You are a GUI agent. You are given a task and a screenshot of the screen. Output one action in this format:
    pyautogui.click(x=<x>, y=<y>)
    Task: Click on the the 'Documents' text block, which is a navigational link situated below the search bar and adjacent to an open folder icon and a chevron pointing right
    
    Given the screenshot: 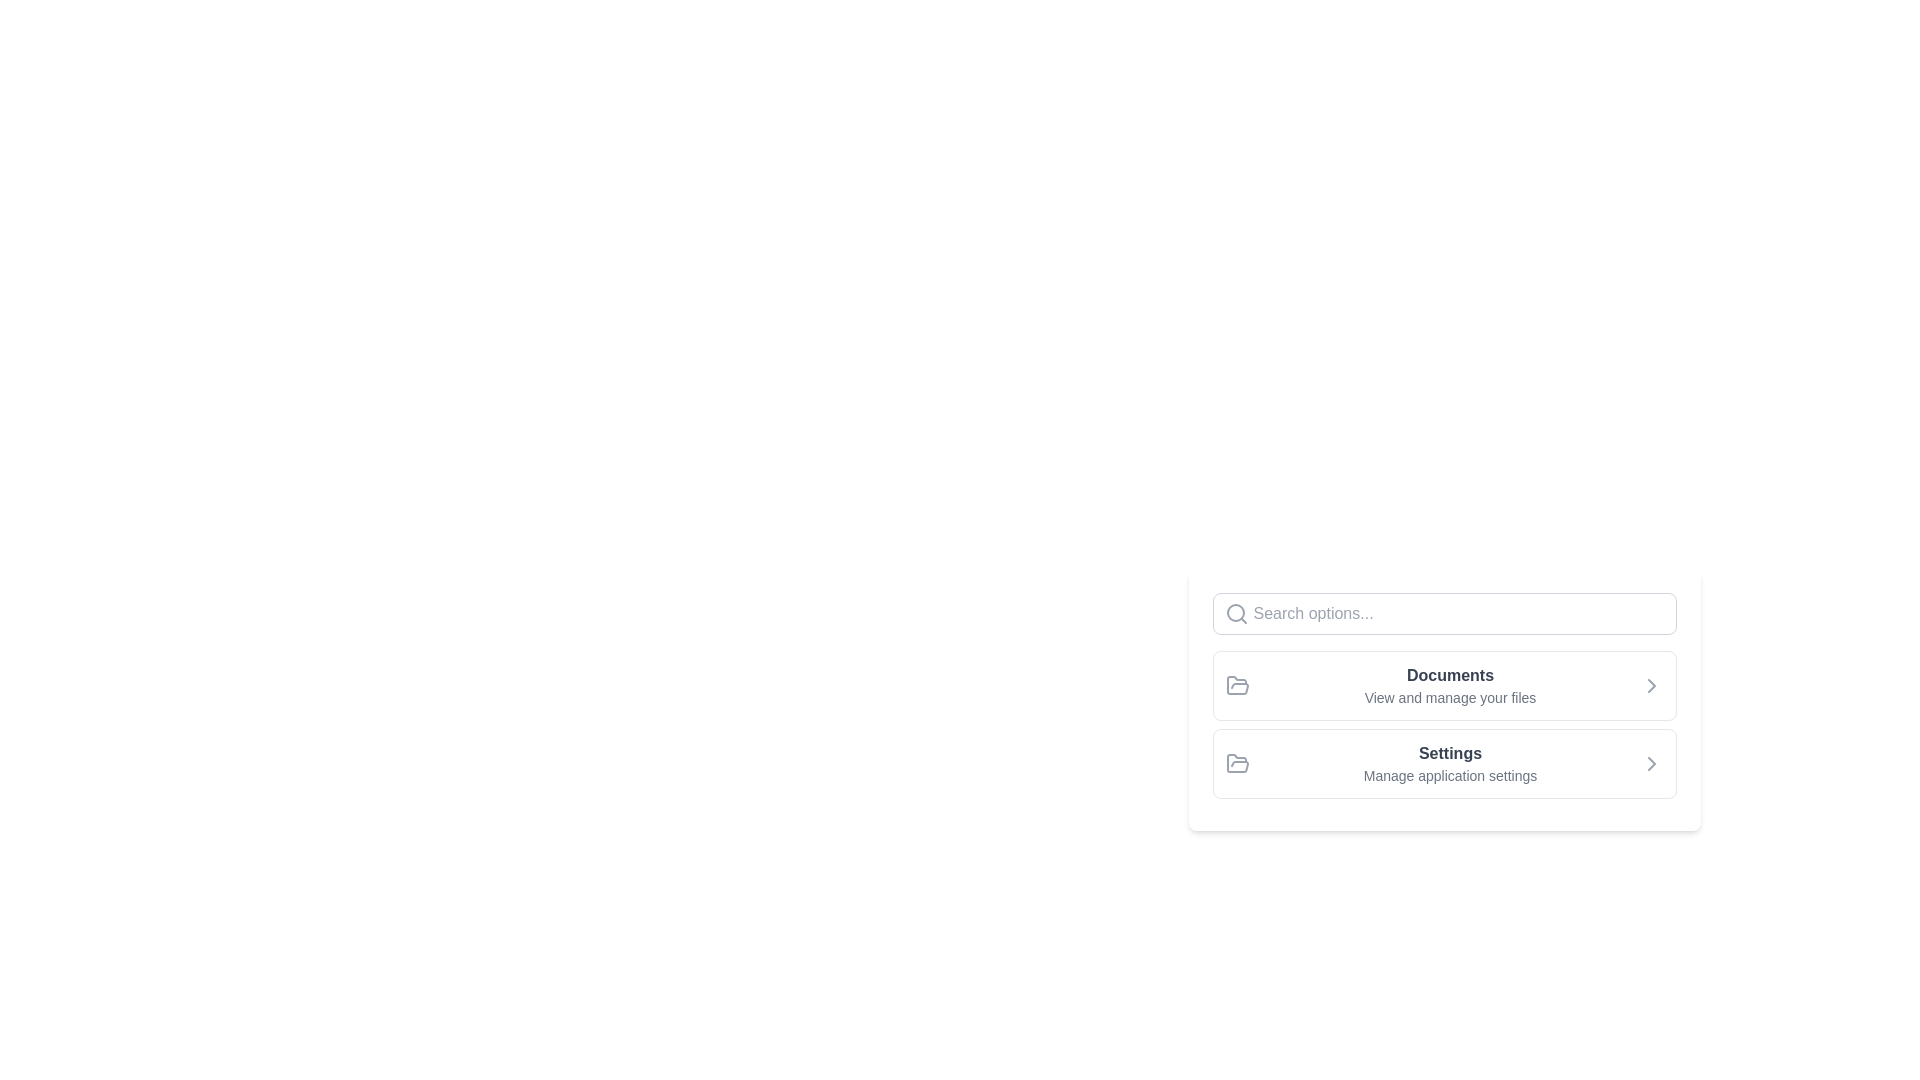 What is the action you would take?
    pyautogui.click(x=1449, y=685)
    